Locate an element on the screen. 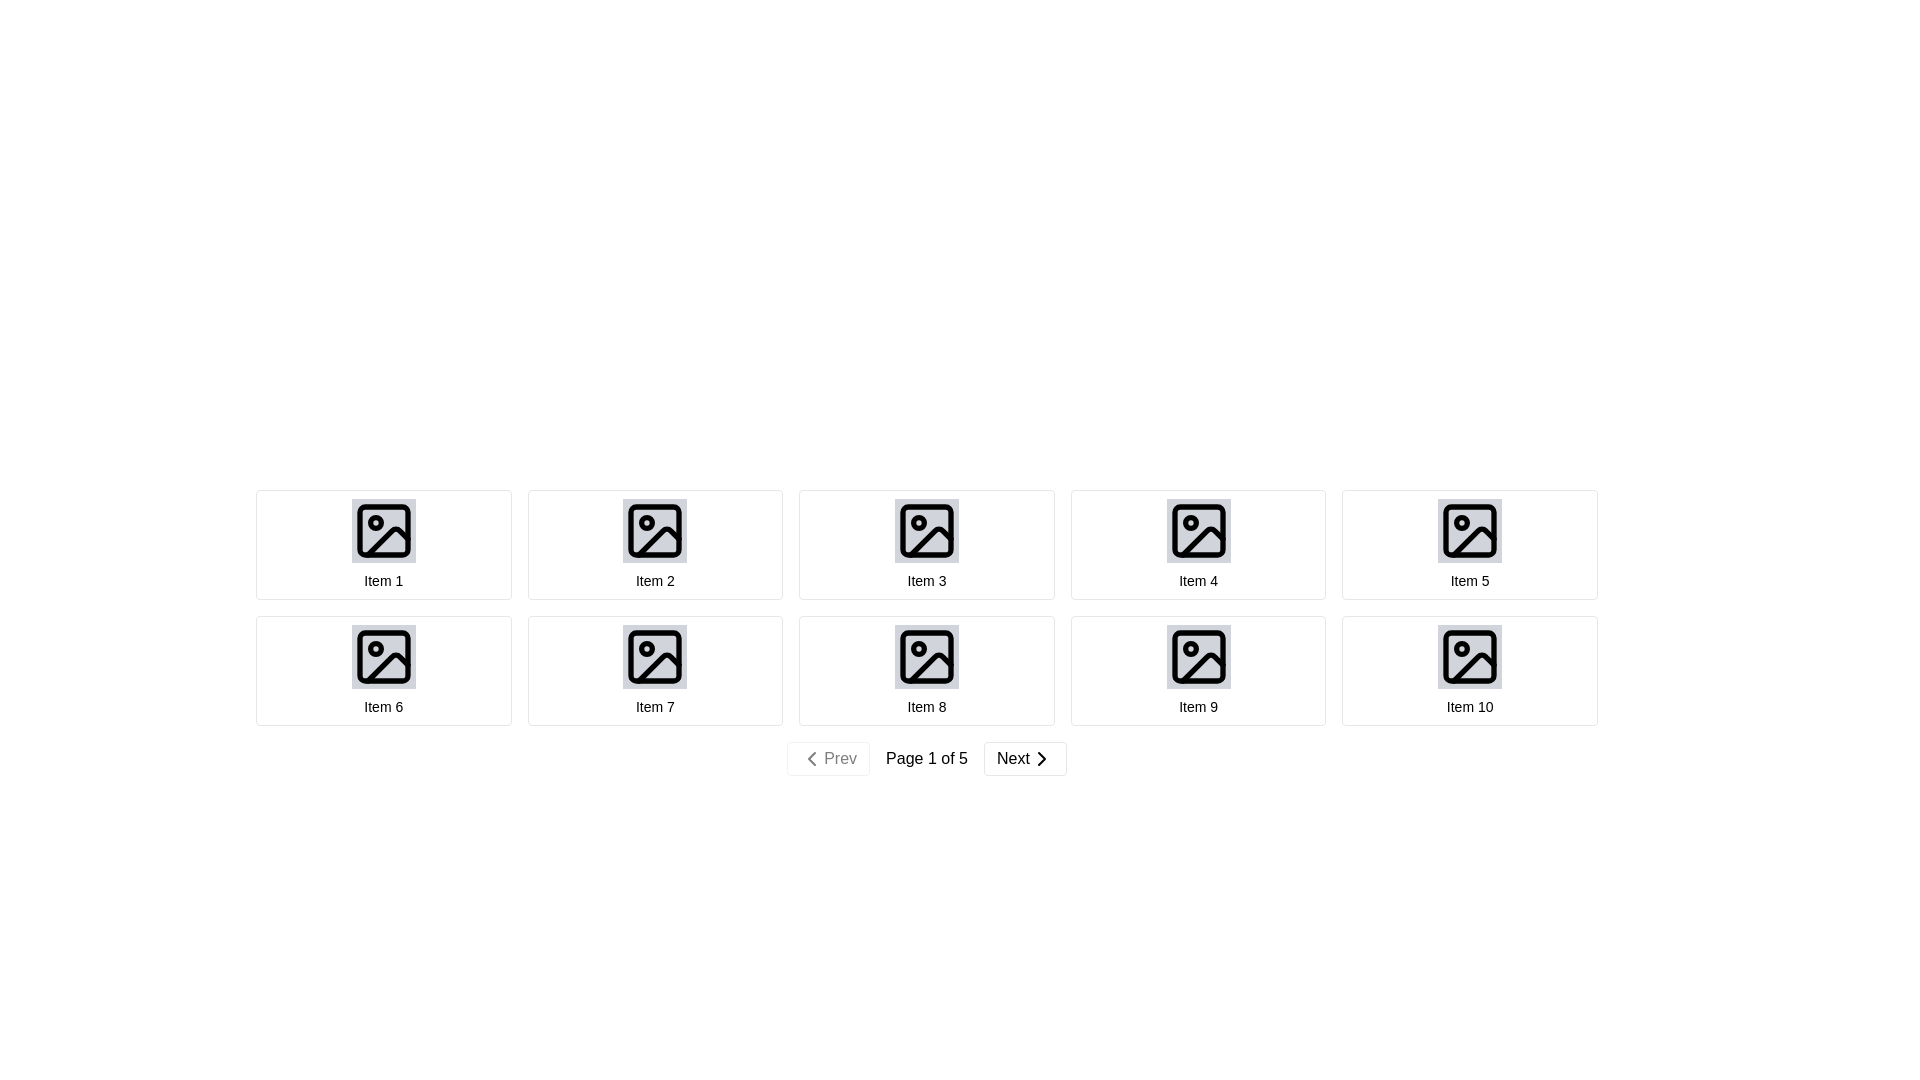 The width and height of the screenshot is (1920, 1080). the decorative graphic feature located in the top-right region of the picture frame icon associated with 'Item 10' is located at coordinates (1462, 648).